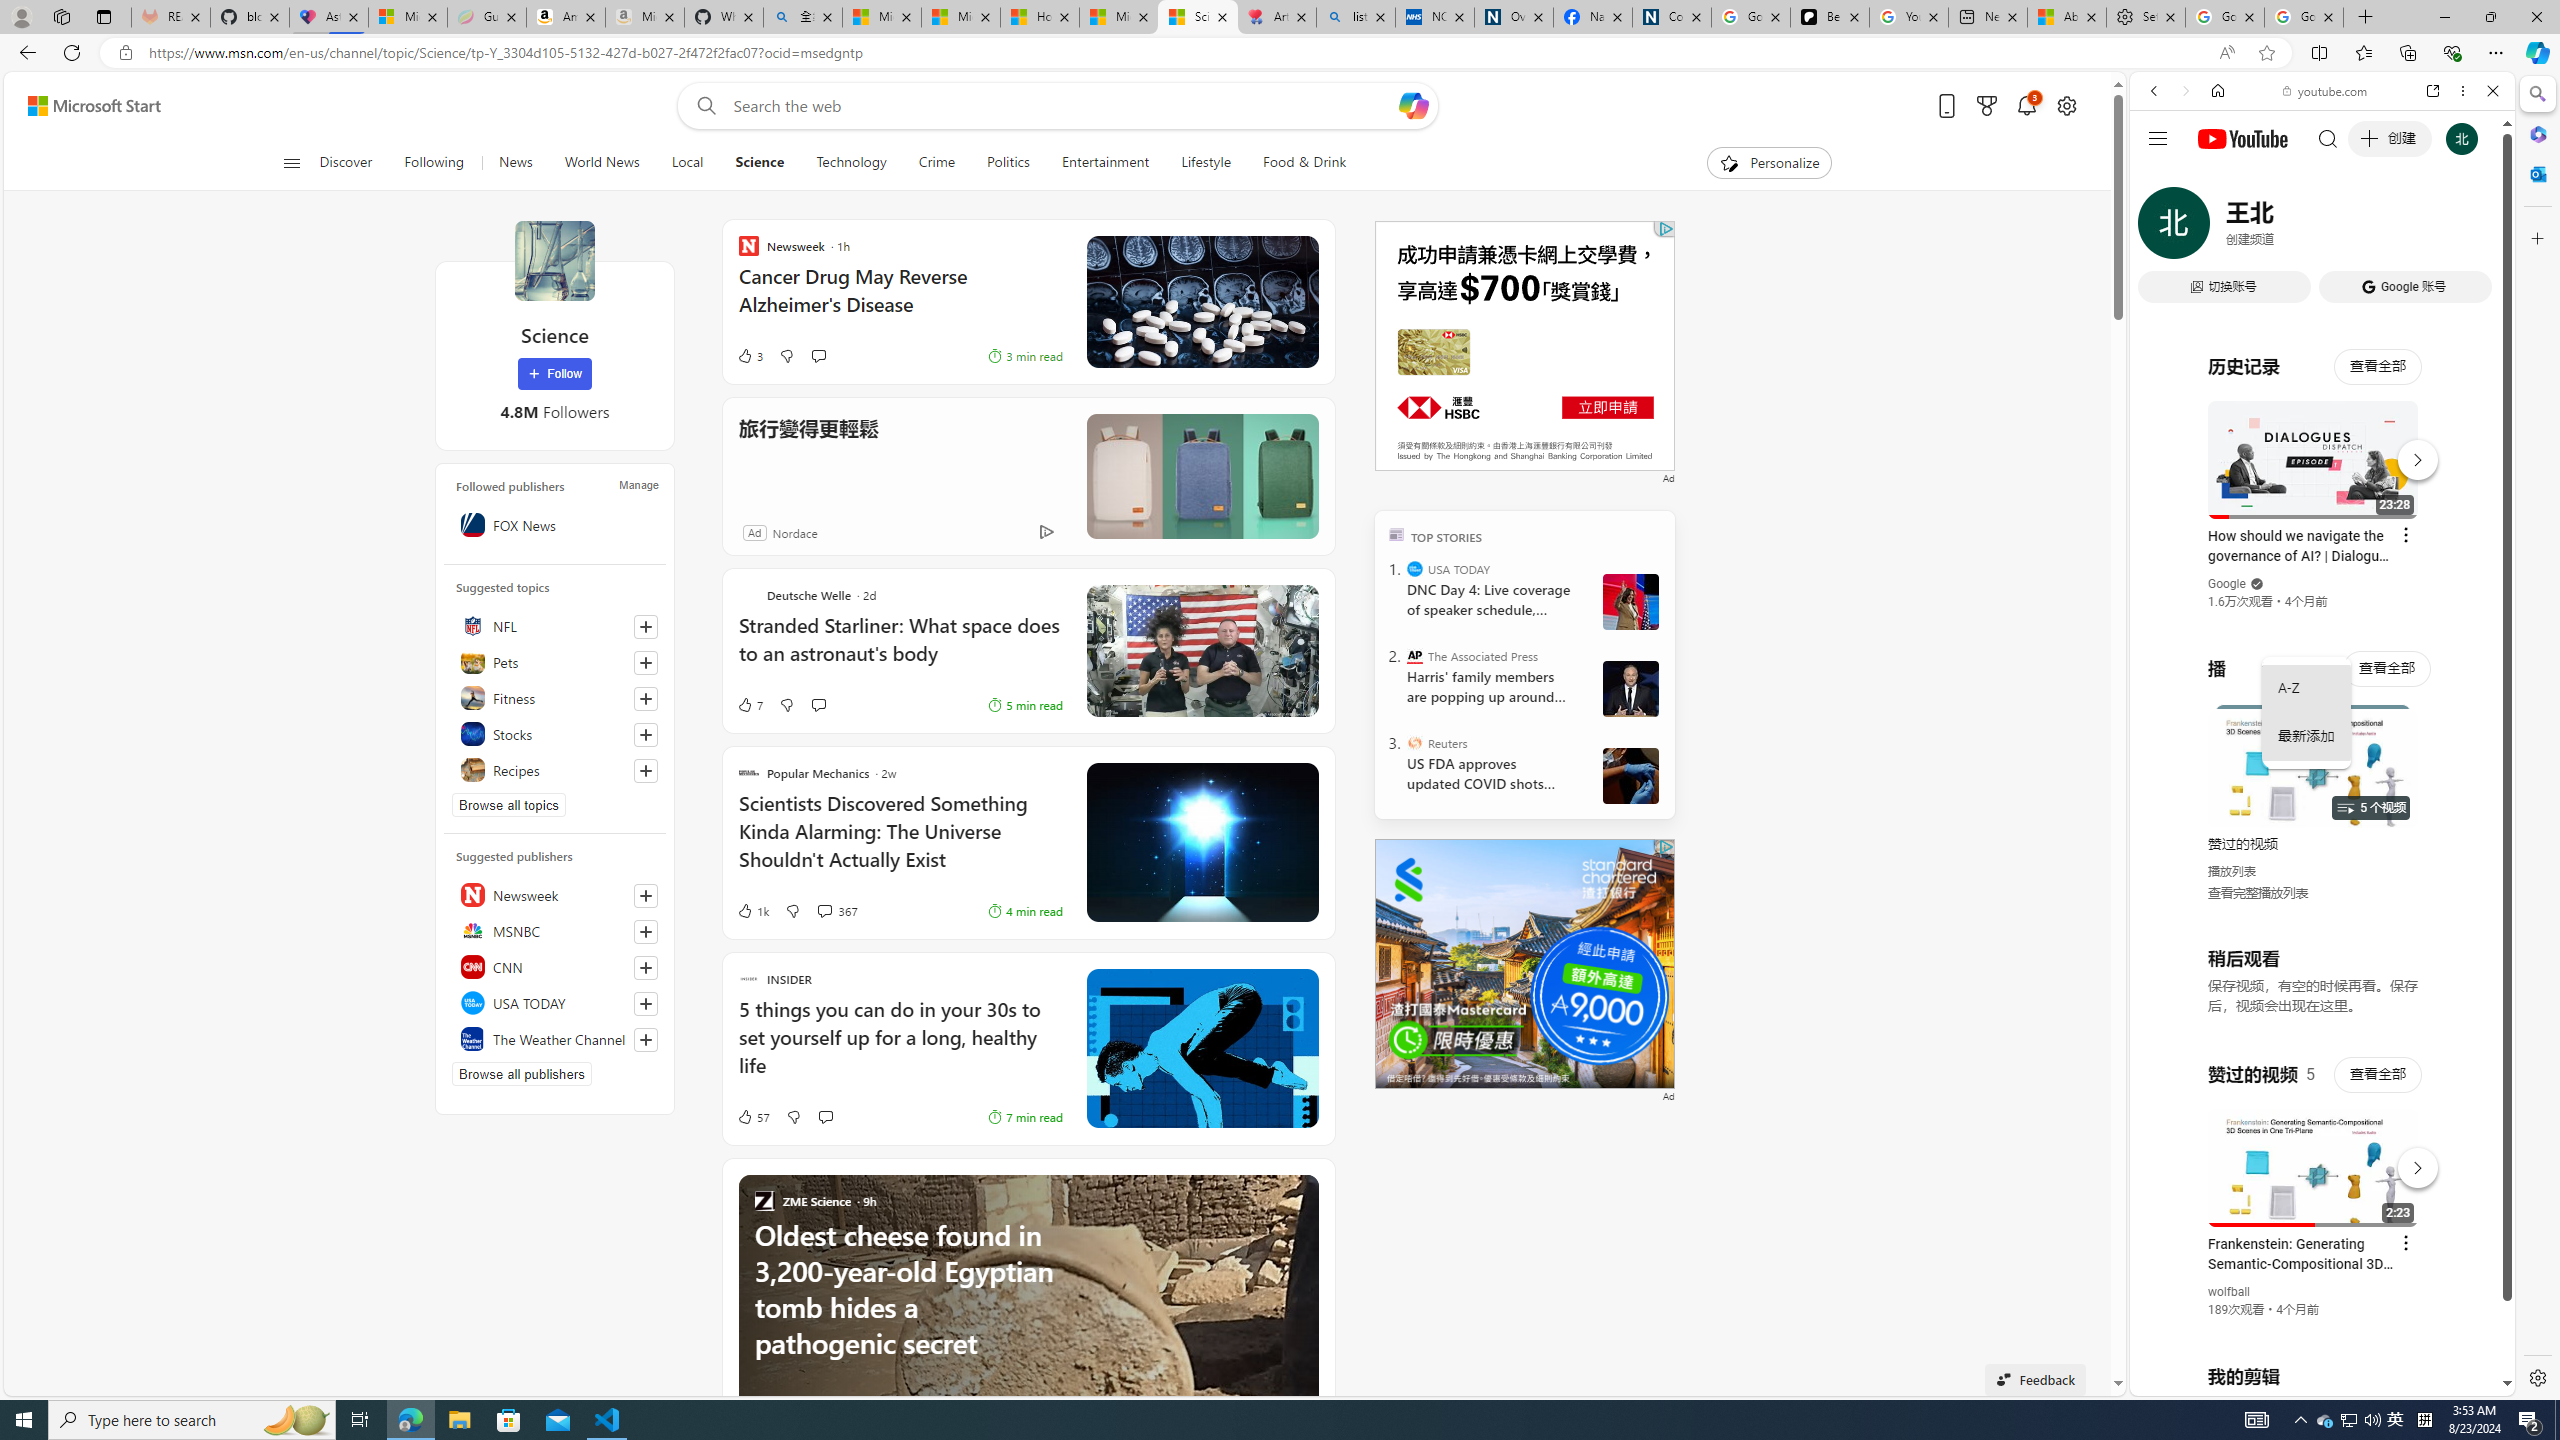  Describe the element at coordinates (1830, 16) in the screenshot. I see `'Be Smart | creating Science videos | Patreon'` at that location.